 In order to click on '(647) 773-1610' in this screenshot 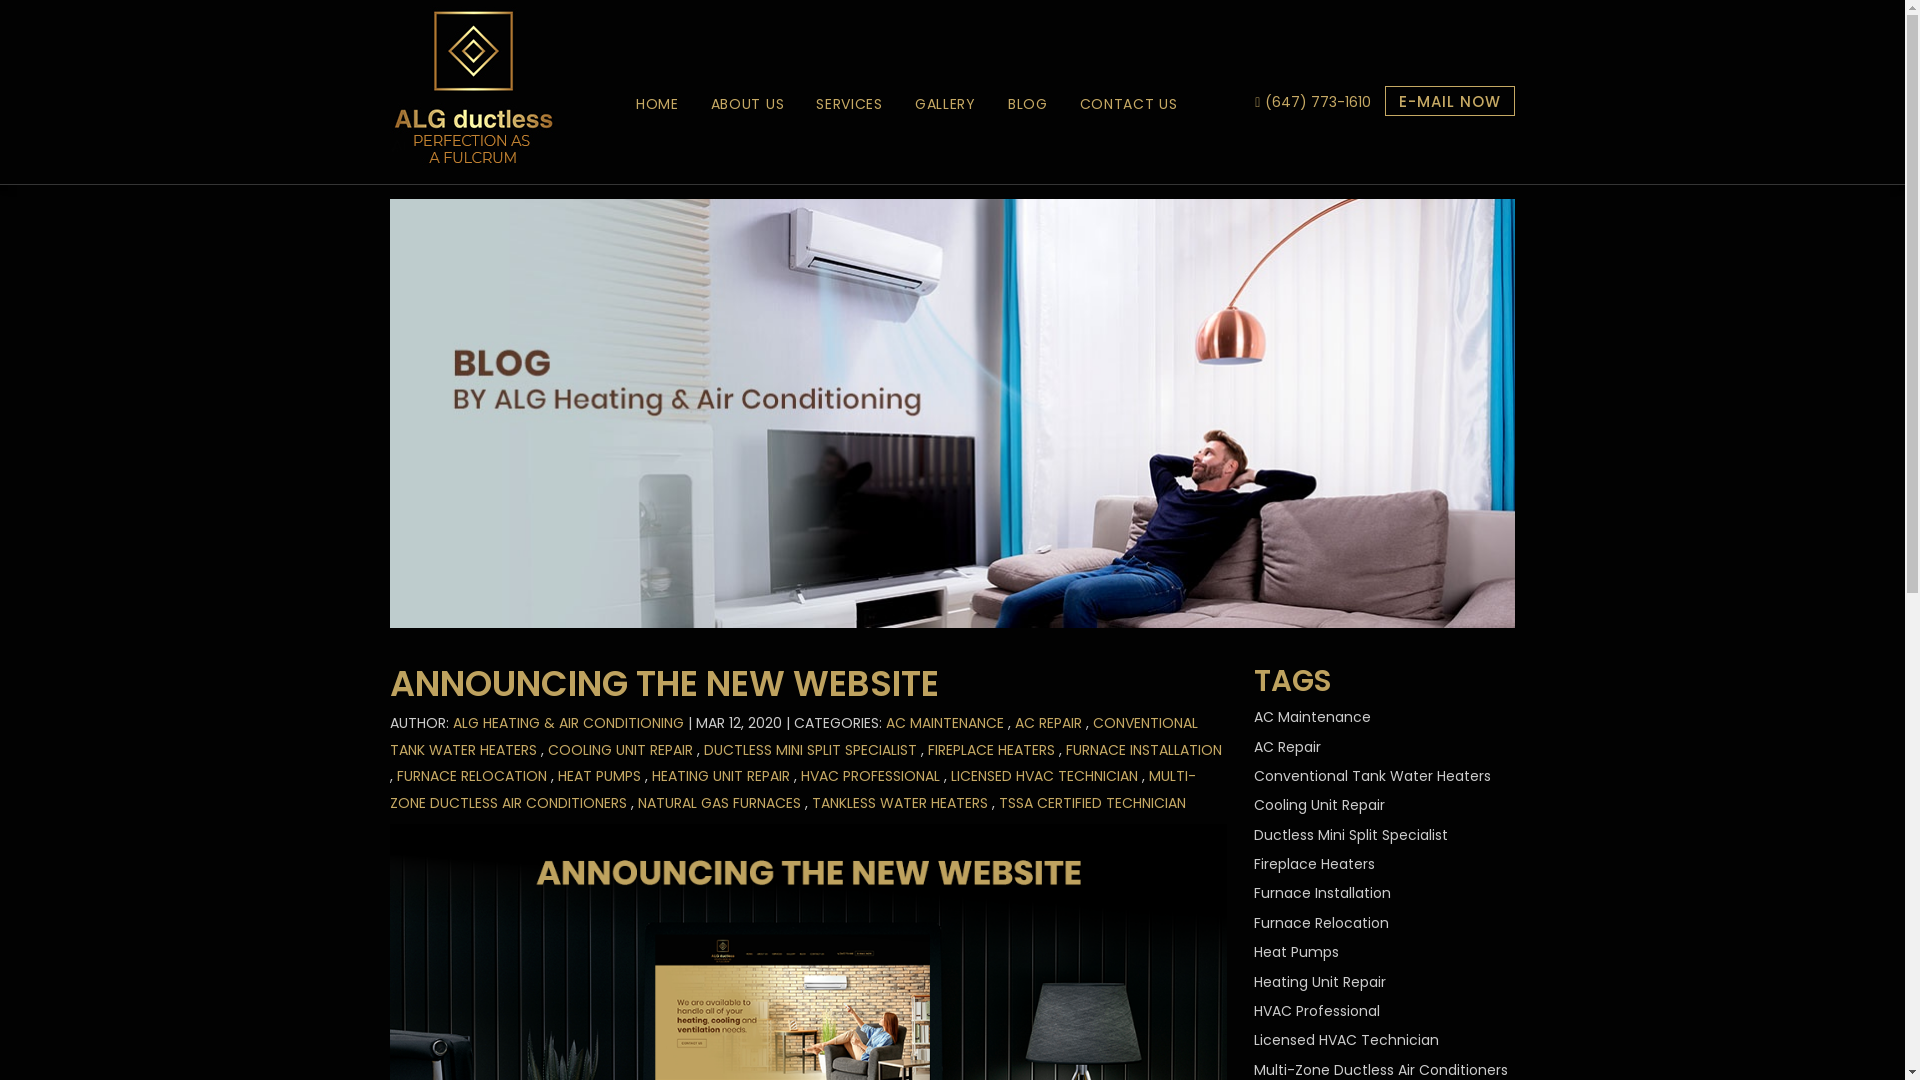, I will do `click(1318, 101)`.